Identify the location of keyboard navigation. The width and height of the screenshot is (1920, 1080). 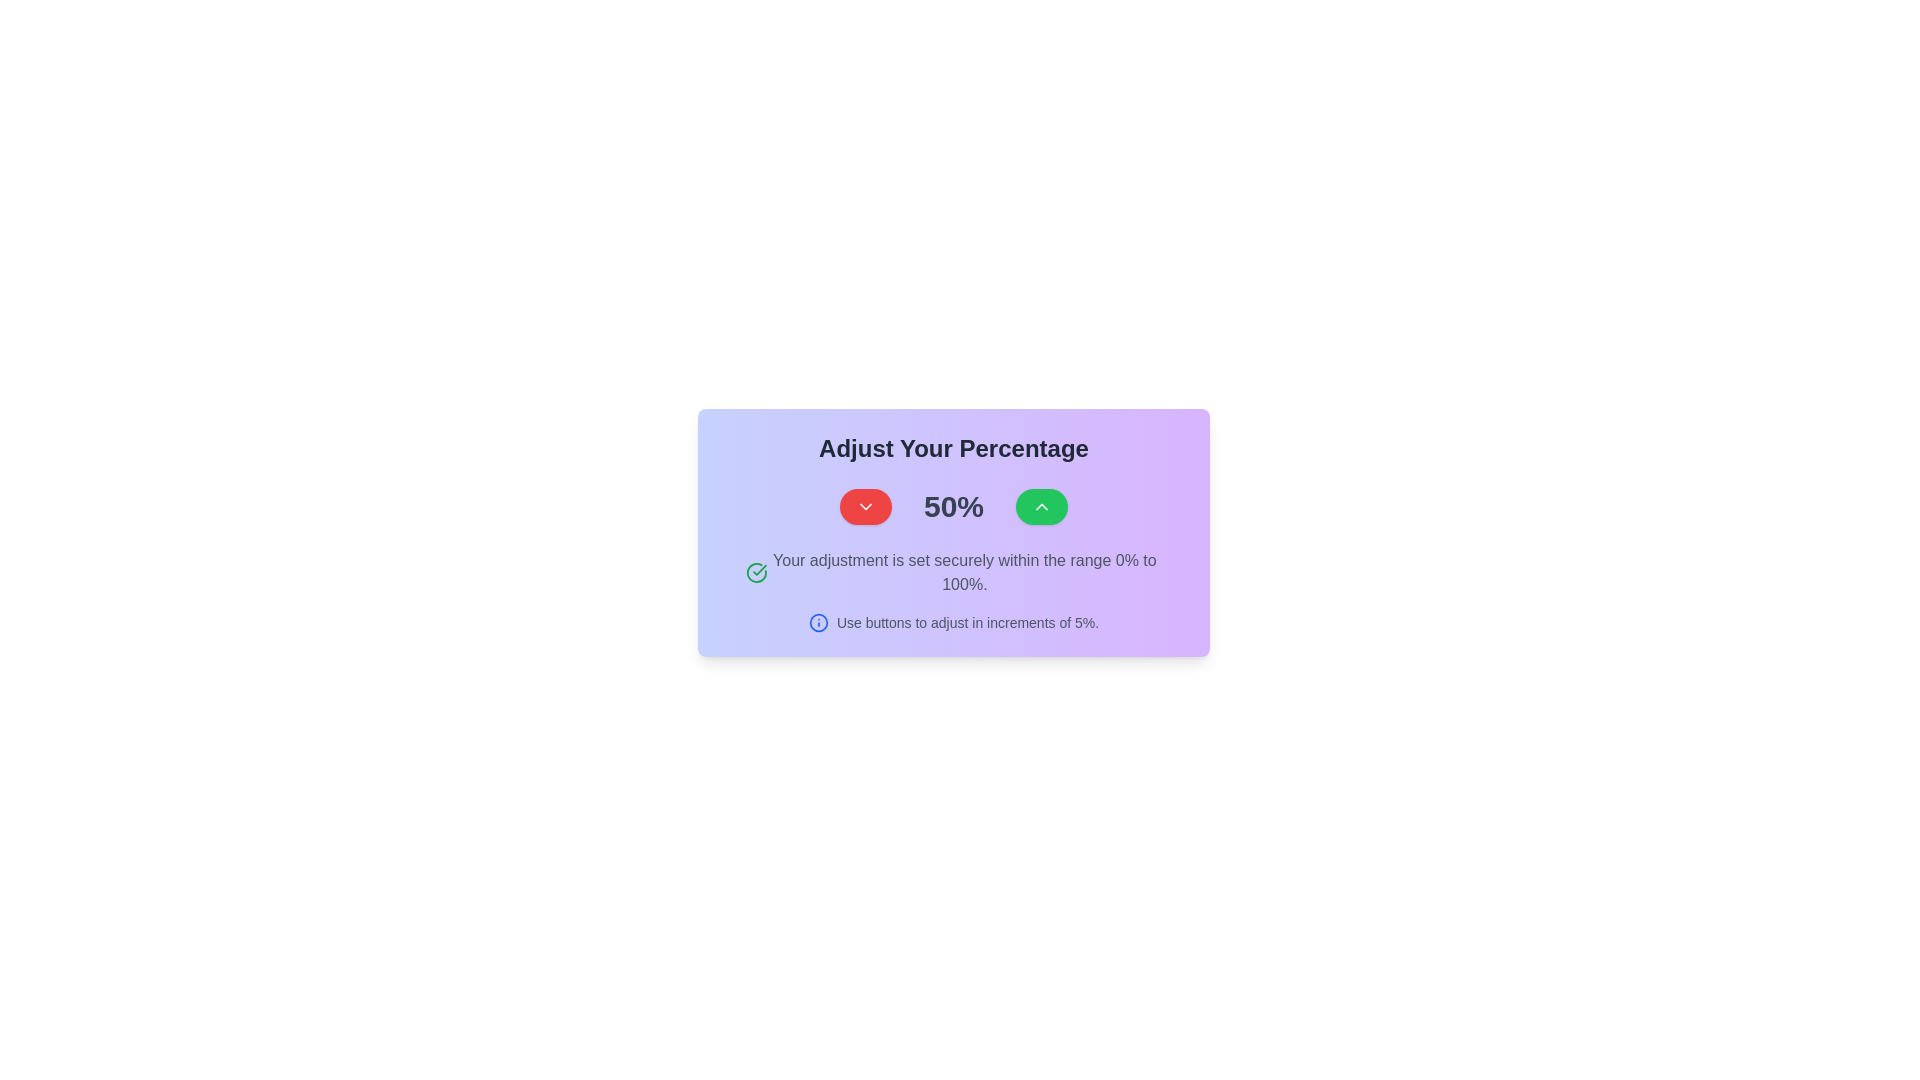
(1040, 505).